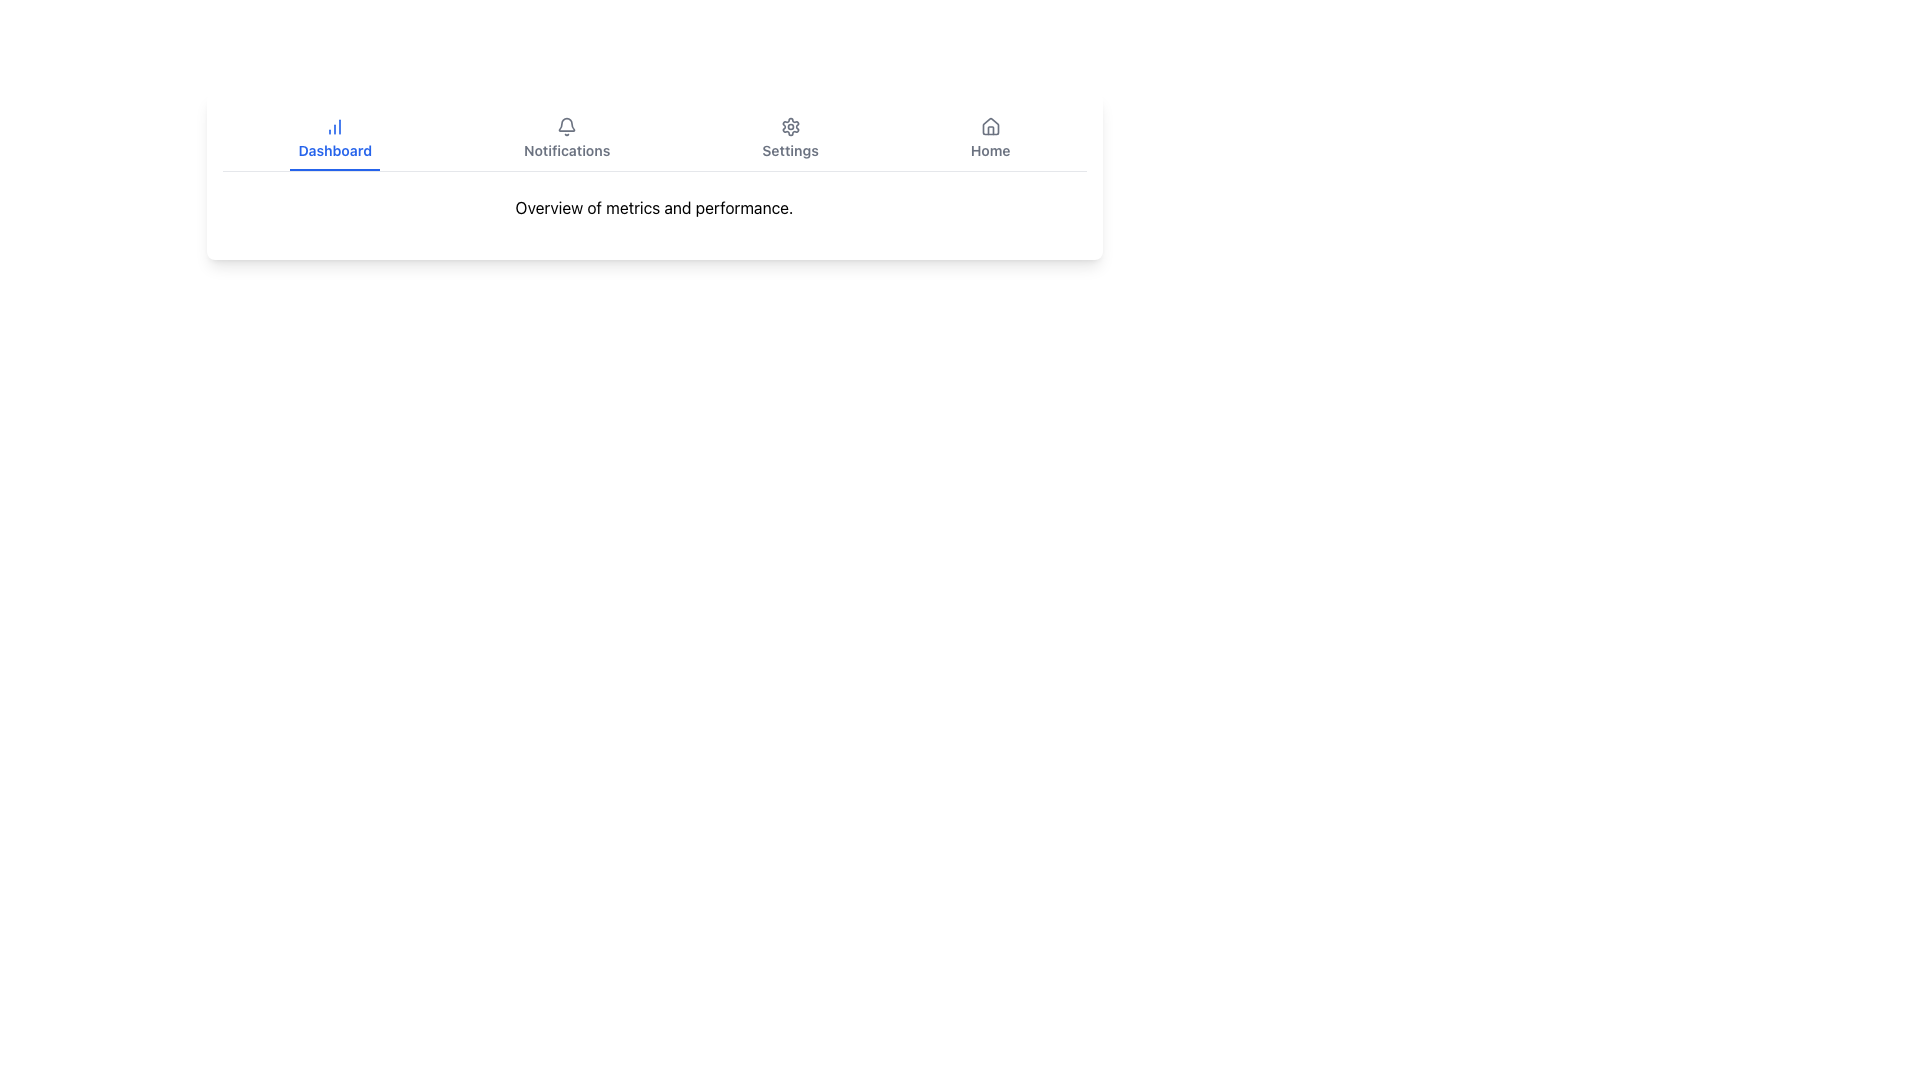 The image size is (1920, 1080). I want to click on the graphic house icon located on the far right of the top navigation menu under the text 'Home', so click(990, 126).